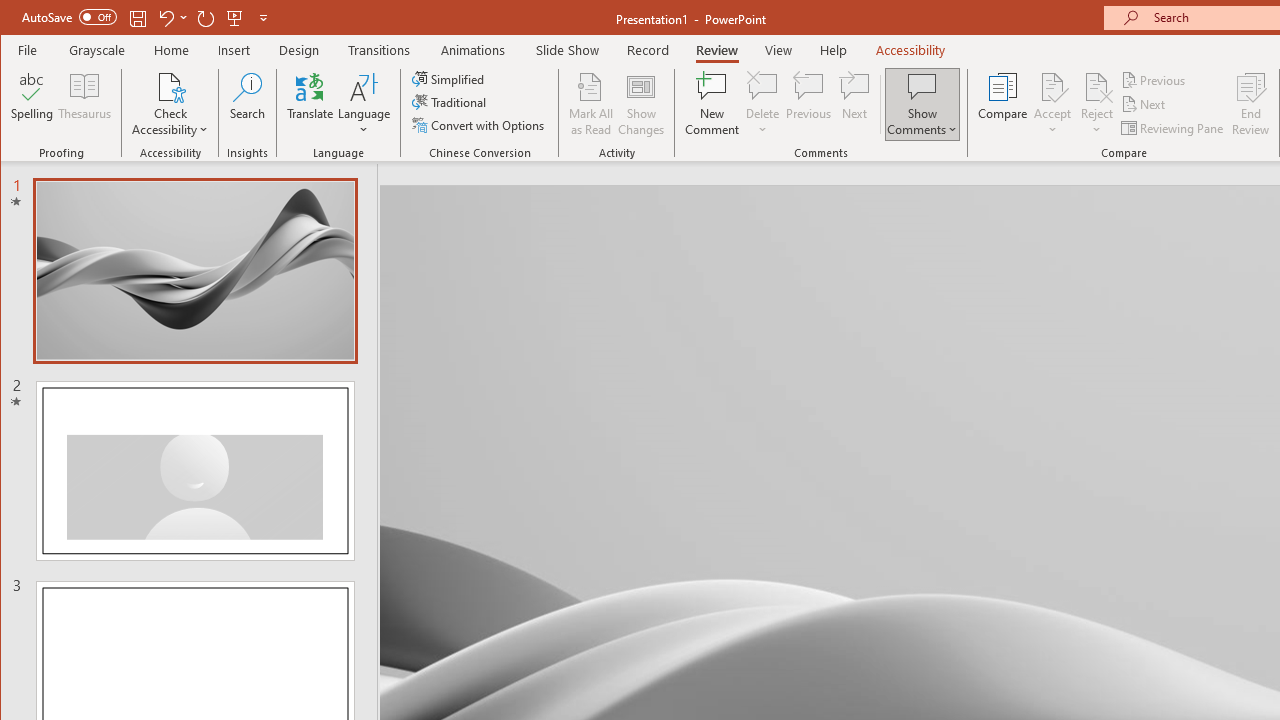 The image size is (1280, 720). What do you see at coordinates (1002, 104) in the screenshot?
I see `'Compare'` at bounding box center [1002, 104].